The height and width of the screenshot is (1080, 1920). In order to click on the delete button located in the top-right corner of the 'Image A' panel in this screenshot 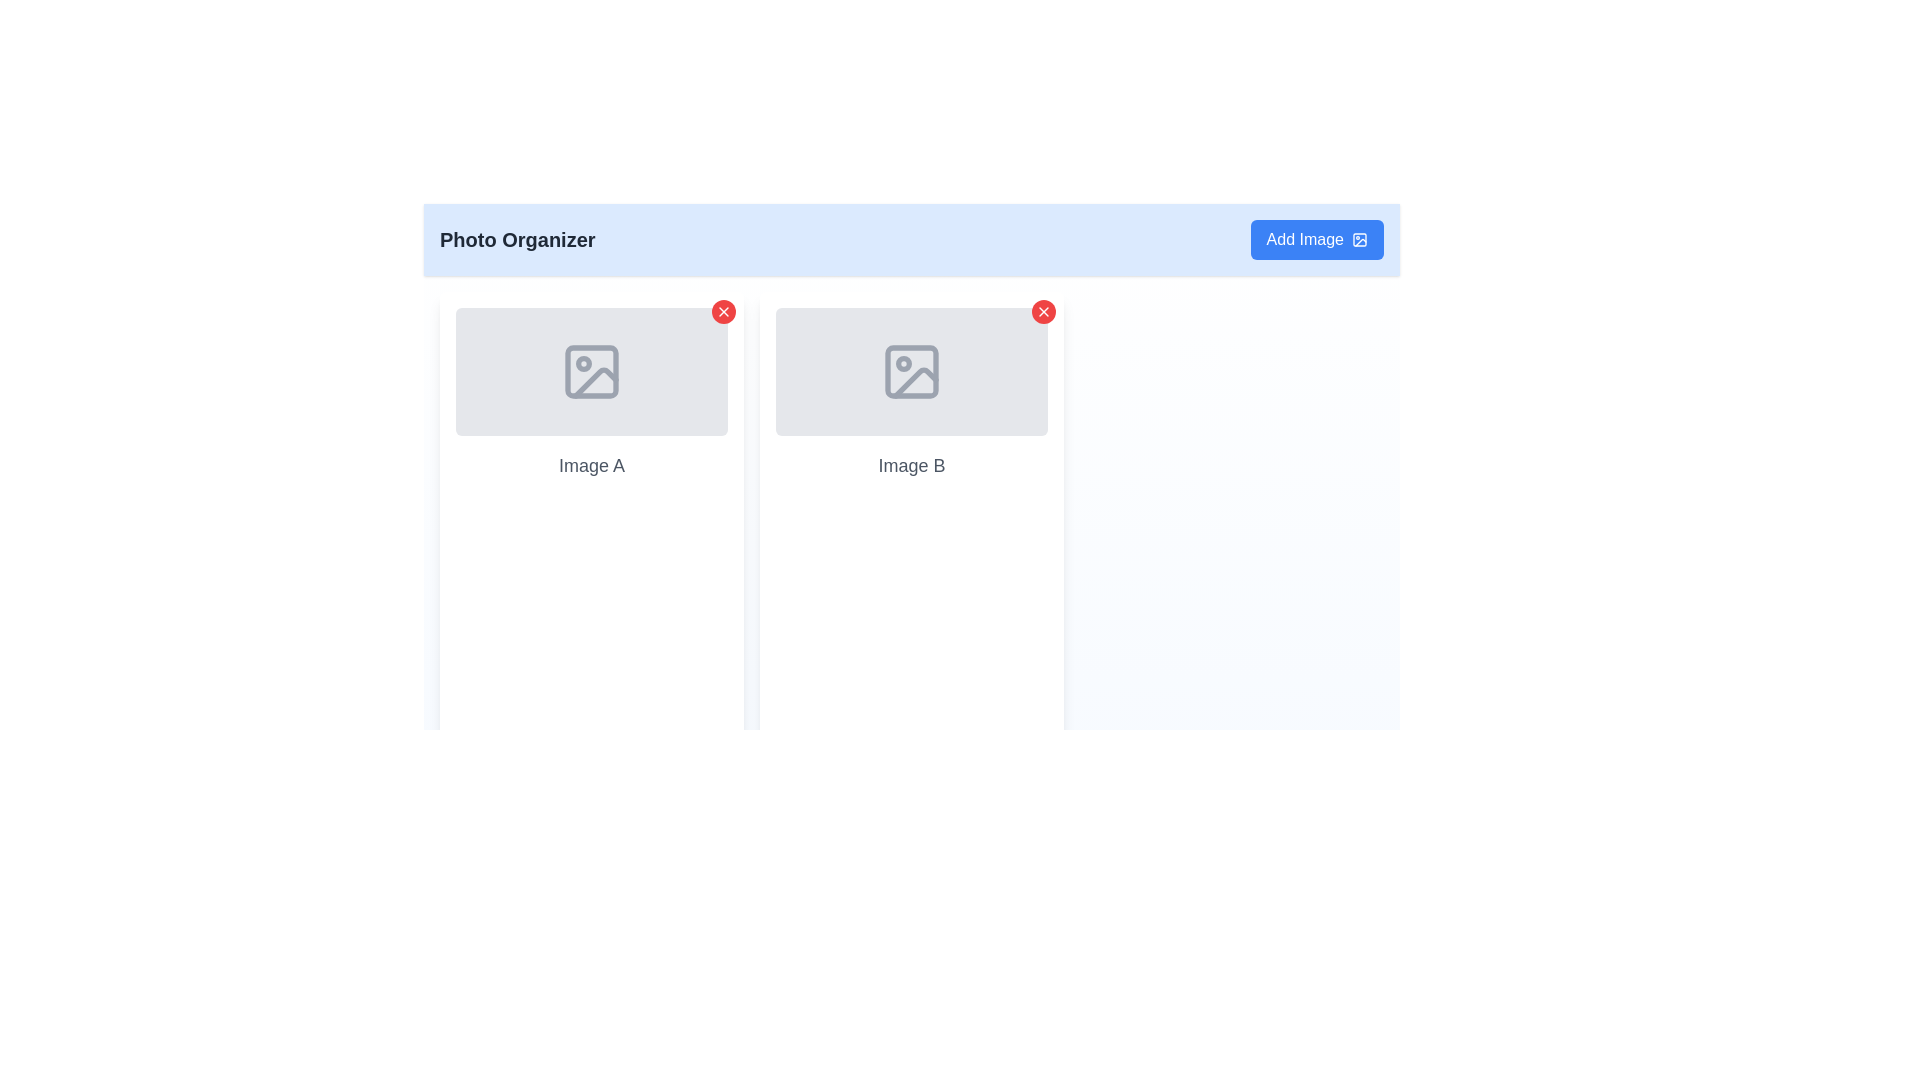, I will do `click(723, 312)`.